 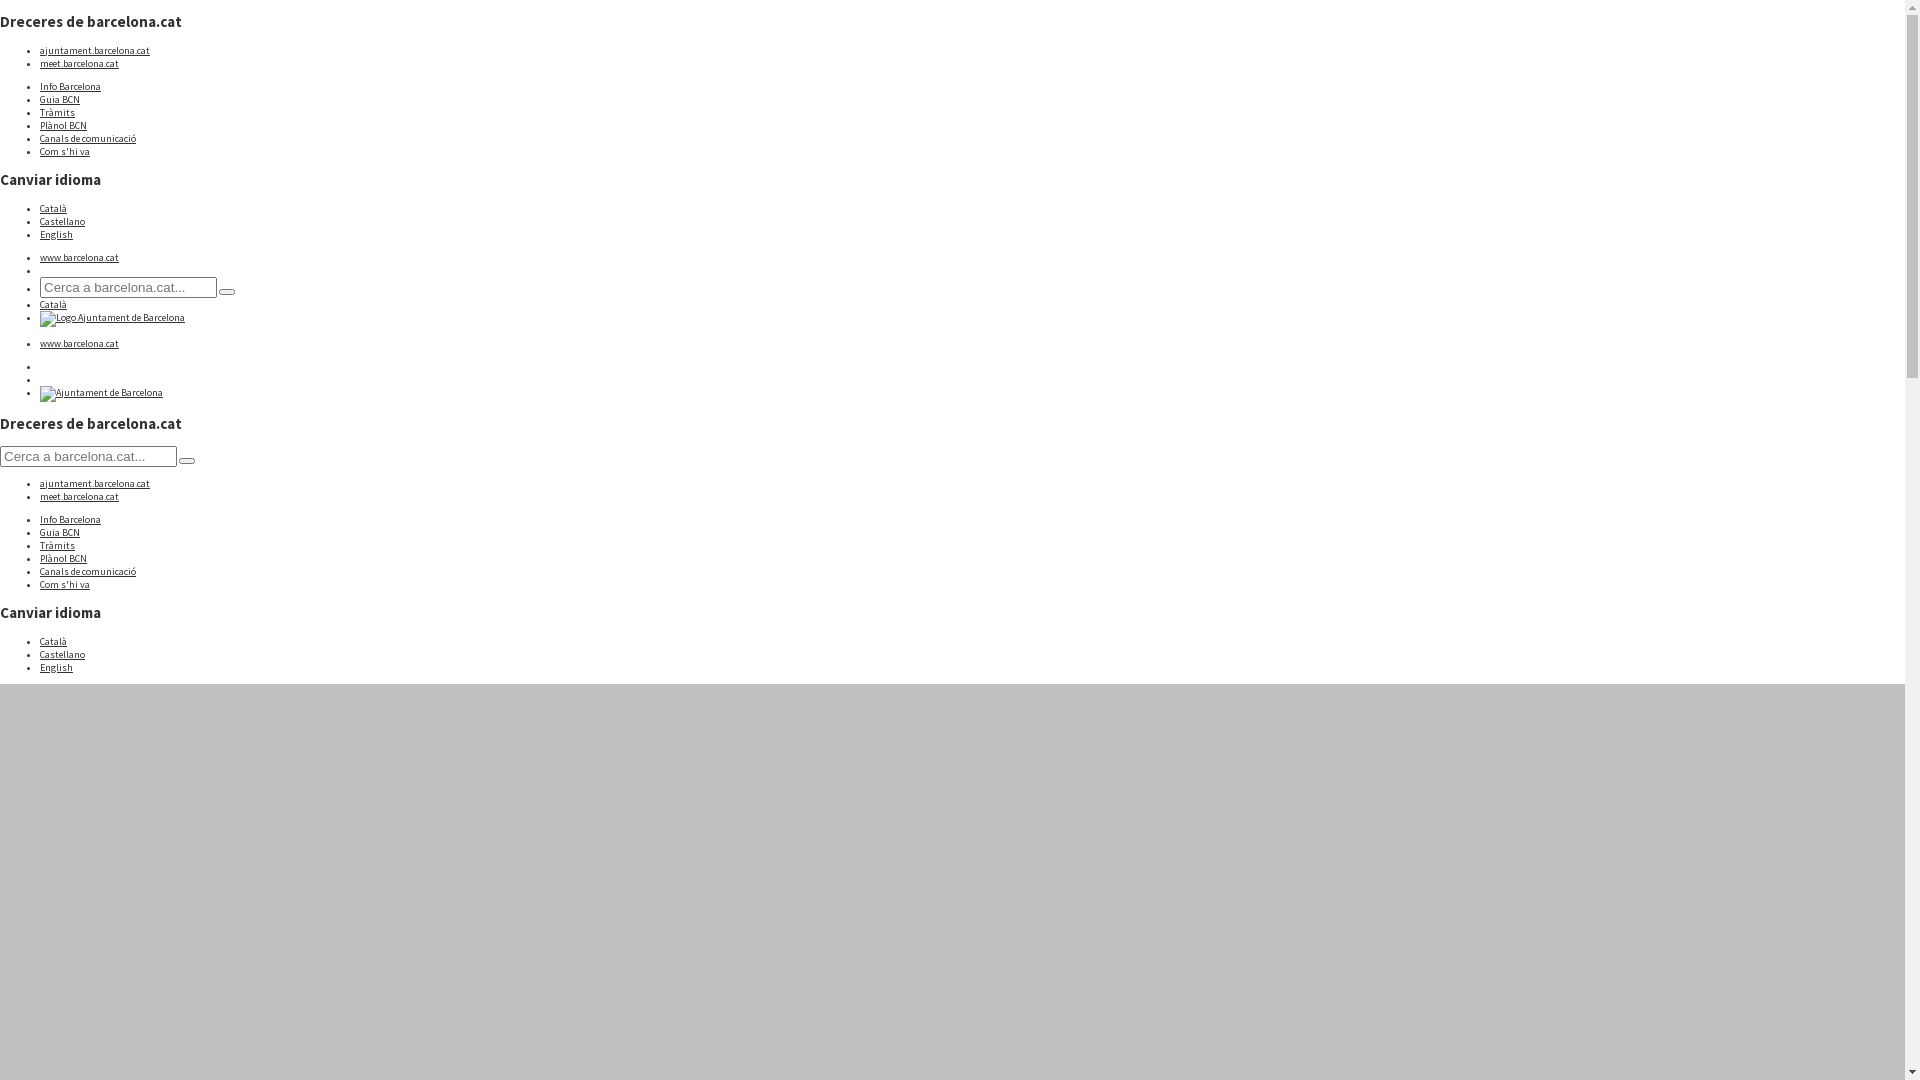 I want to click on 'Com s'hi va', so click(x=65, y=150).